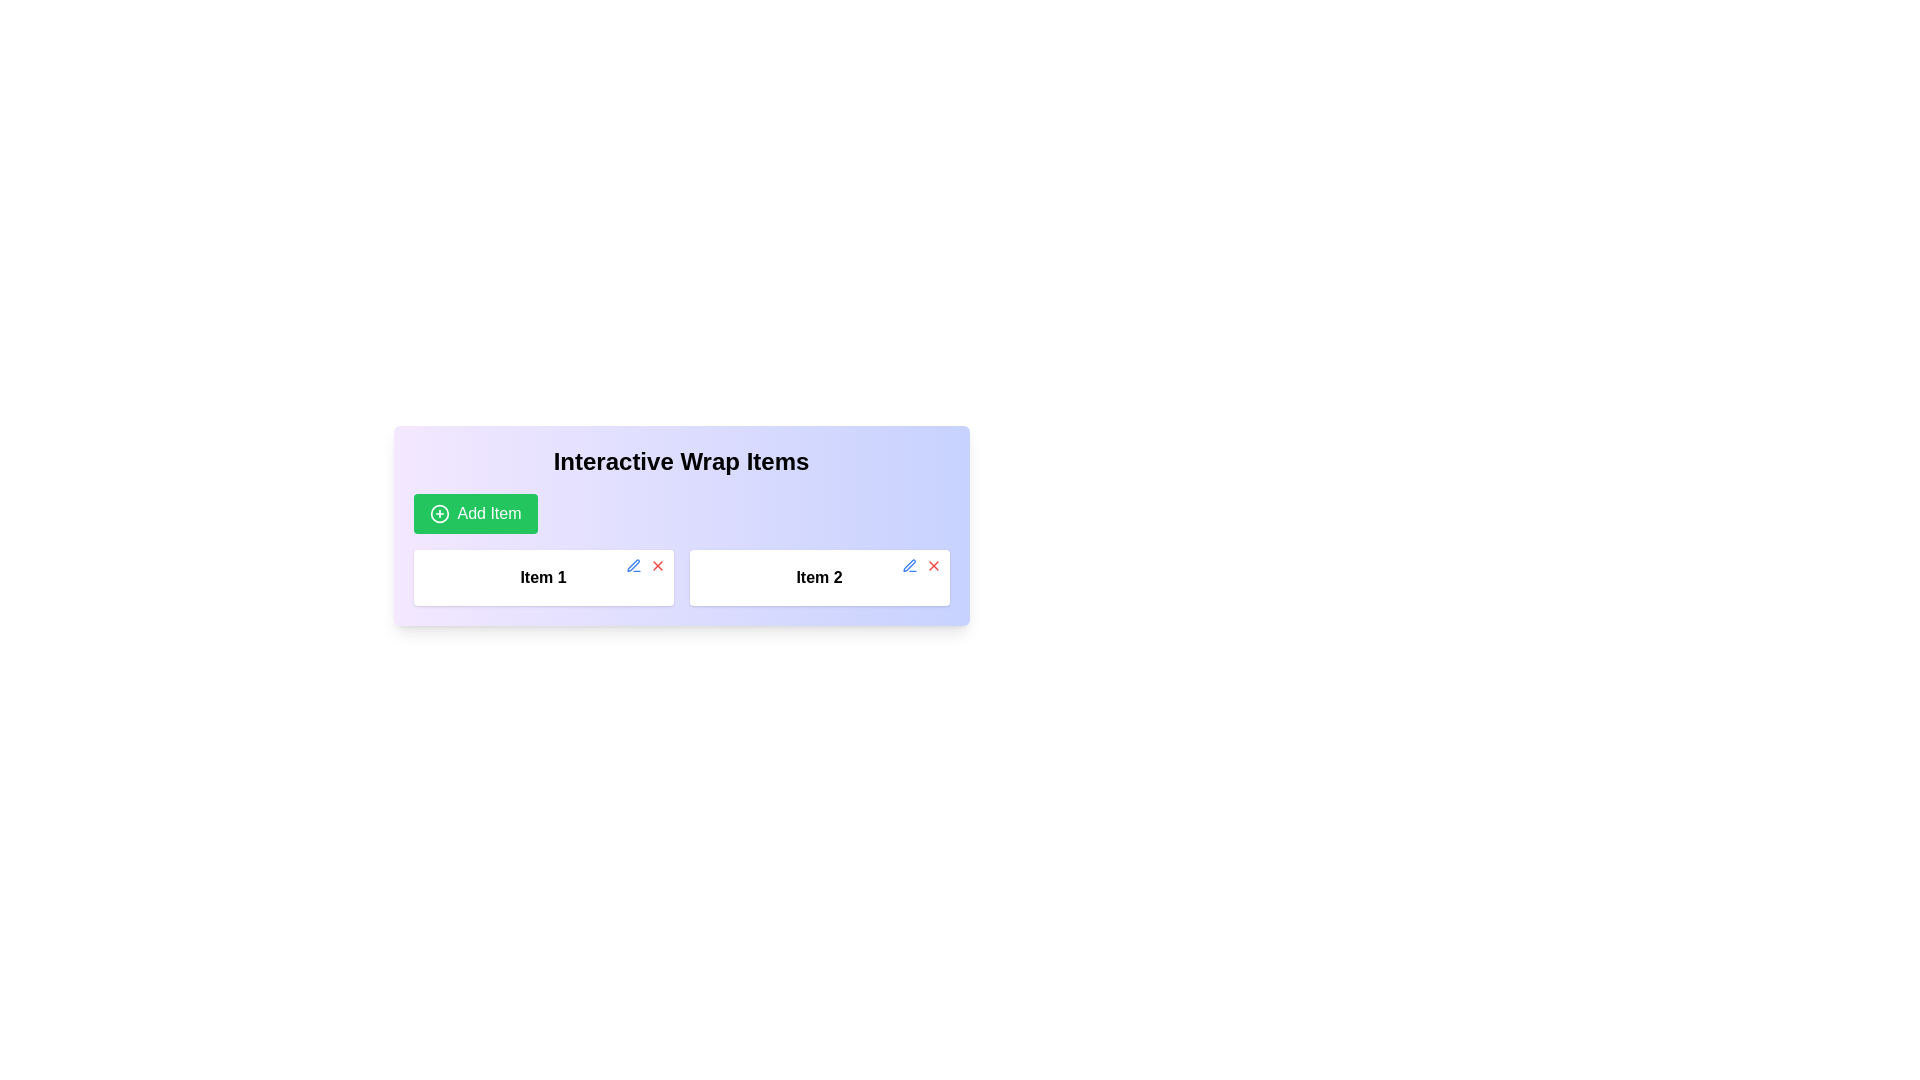 This screenshot has width=1920, height=1080. What do you see at coordinates (632, 566) in the screenshot?
I see `the edit button located in the top-right corner of the 'Item 2' box` at bounding box center [632, 566].